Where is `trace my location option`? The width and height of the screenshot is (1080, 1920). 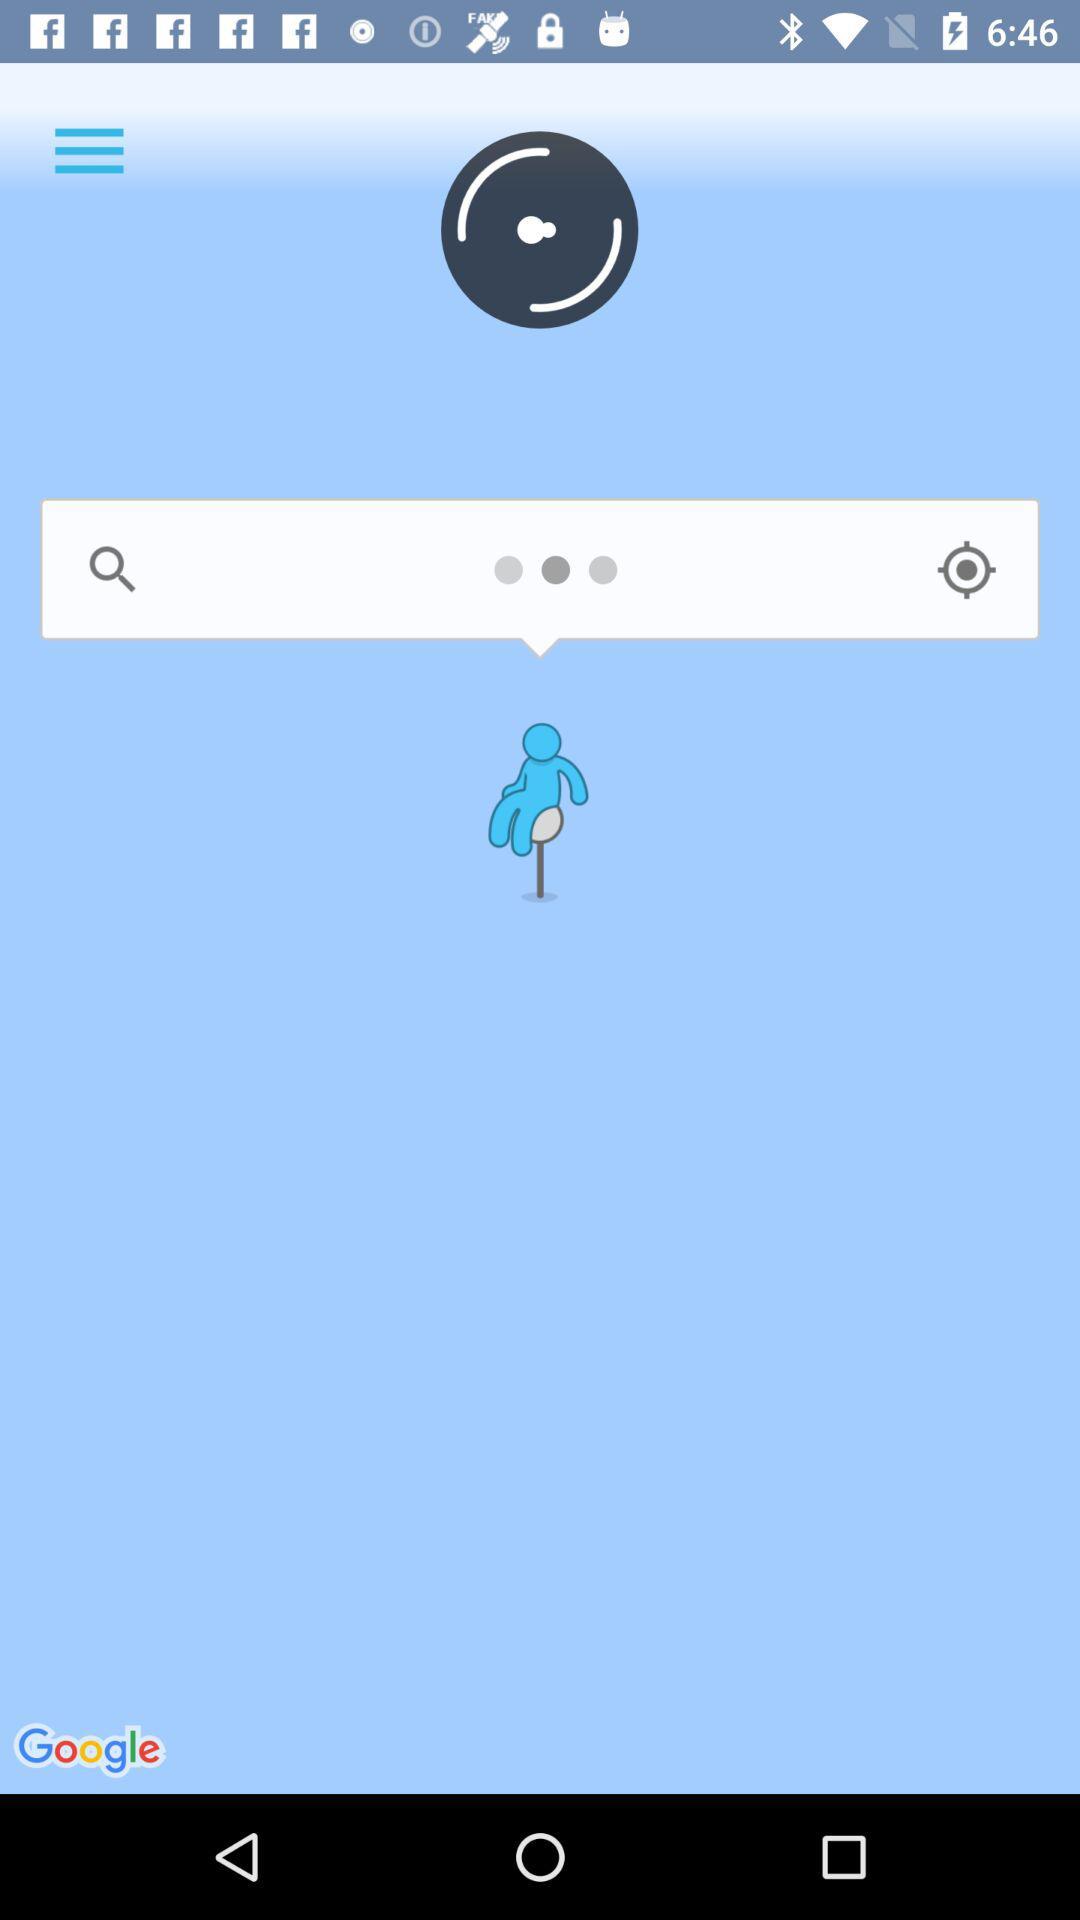 trace my location option is located at coordinates (965, 569).